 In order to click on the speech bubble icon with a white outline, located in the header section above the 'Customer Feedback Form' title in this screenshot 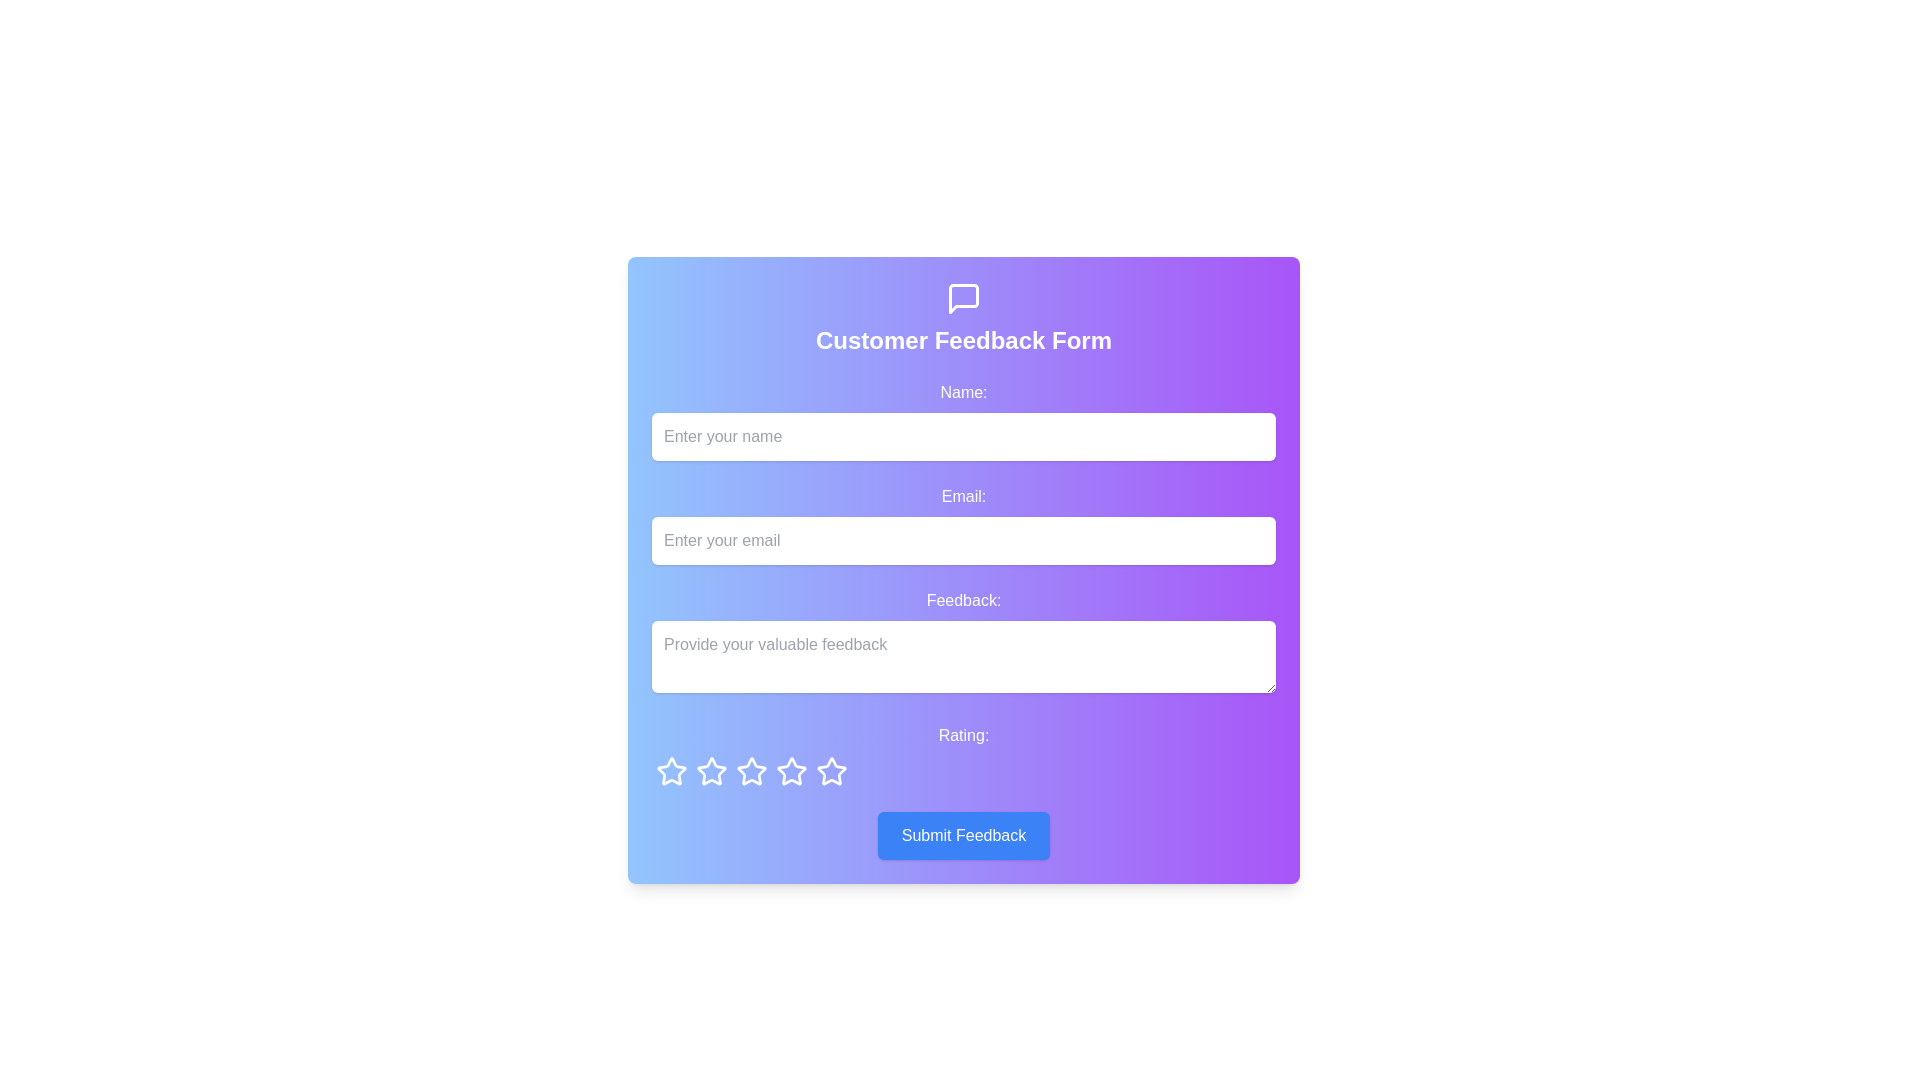, I will do `click(964, 299)`.